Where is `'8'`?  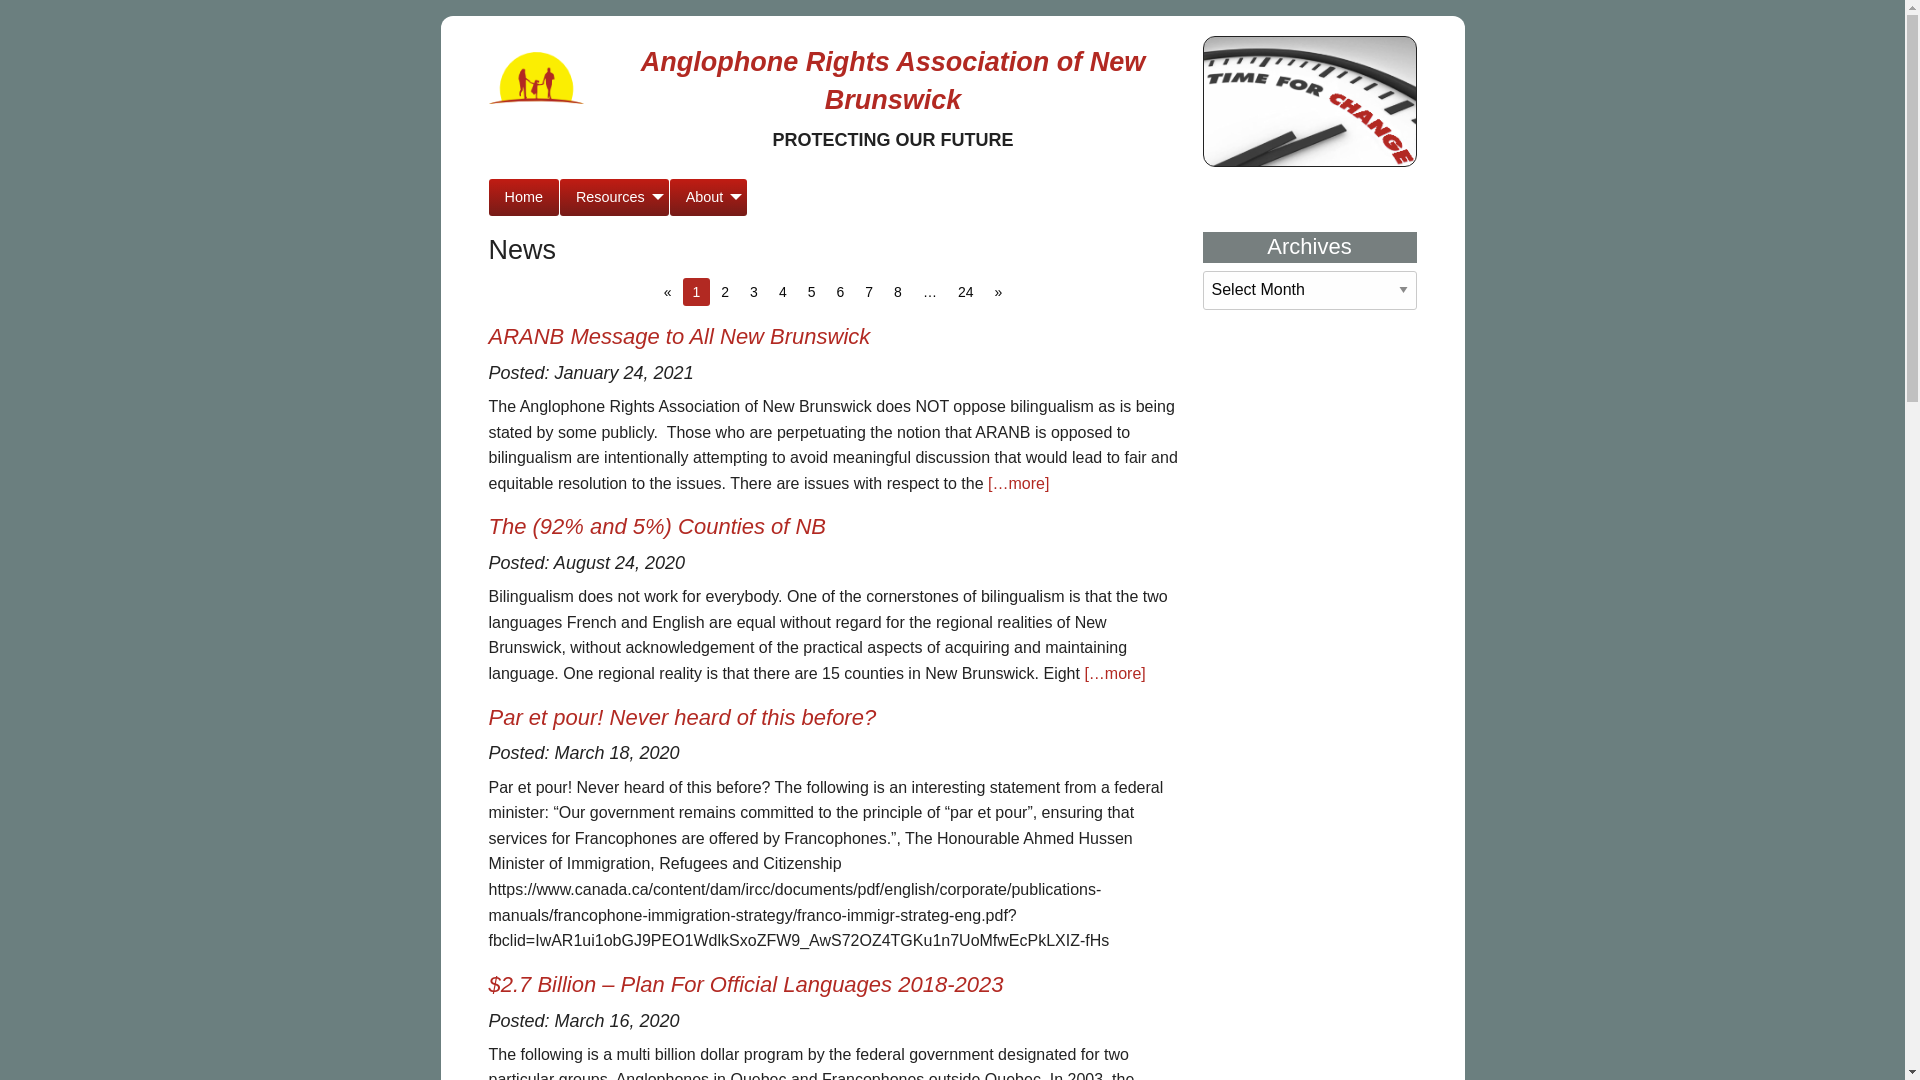 '8' is located at coordinates (896, 292).